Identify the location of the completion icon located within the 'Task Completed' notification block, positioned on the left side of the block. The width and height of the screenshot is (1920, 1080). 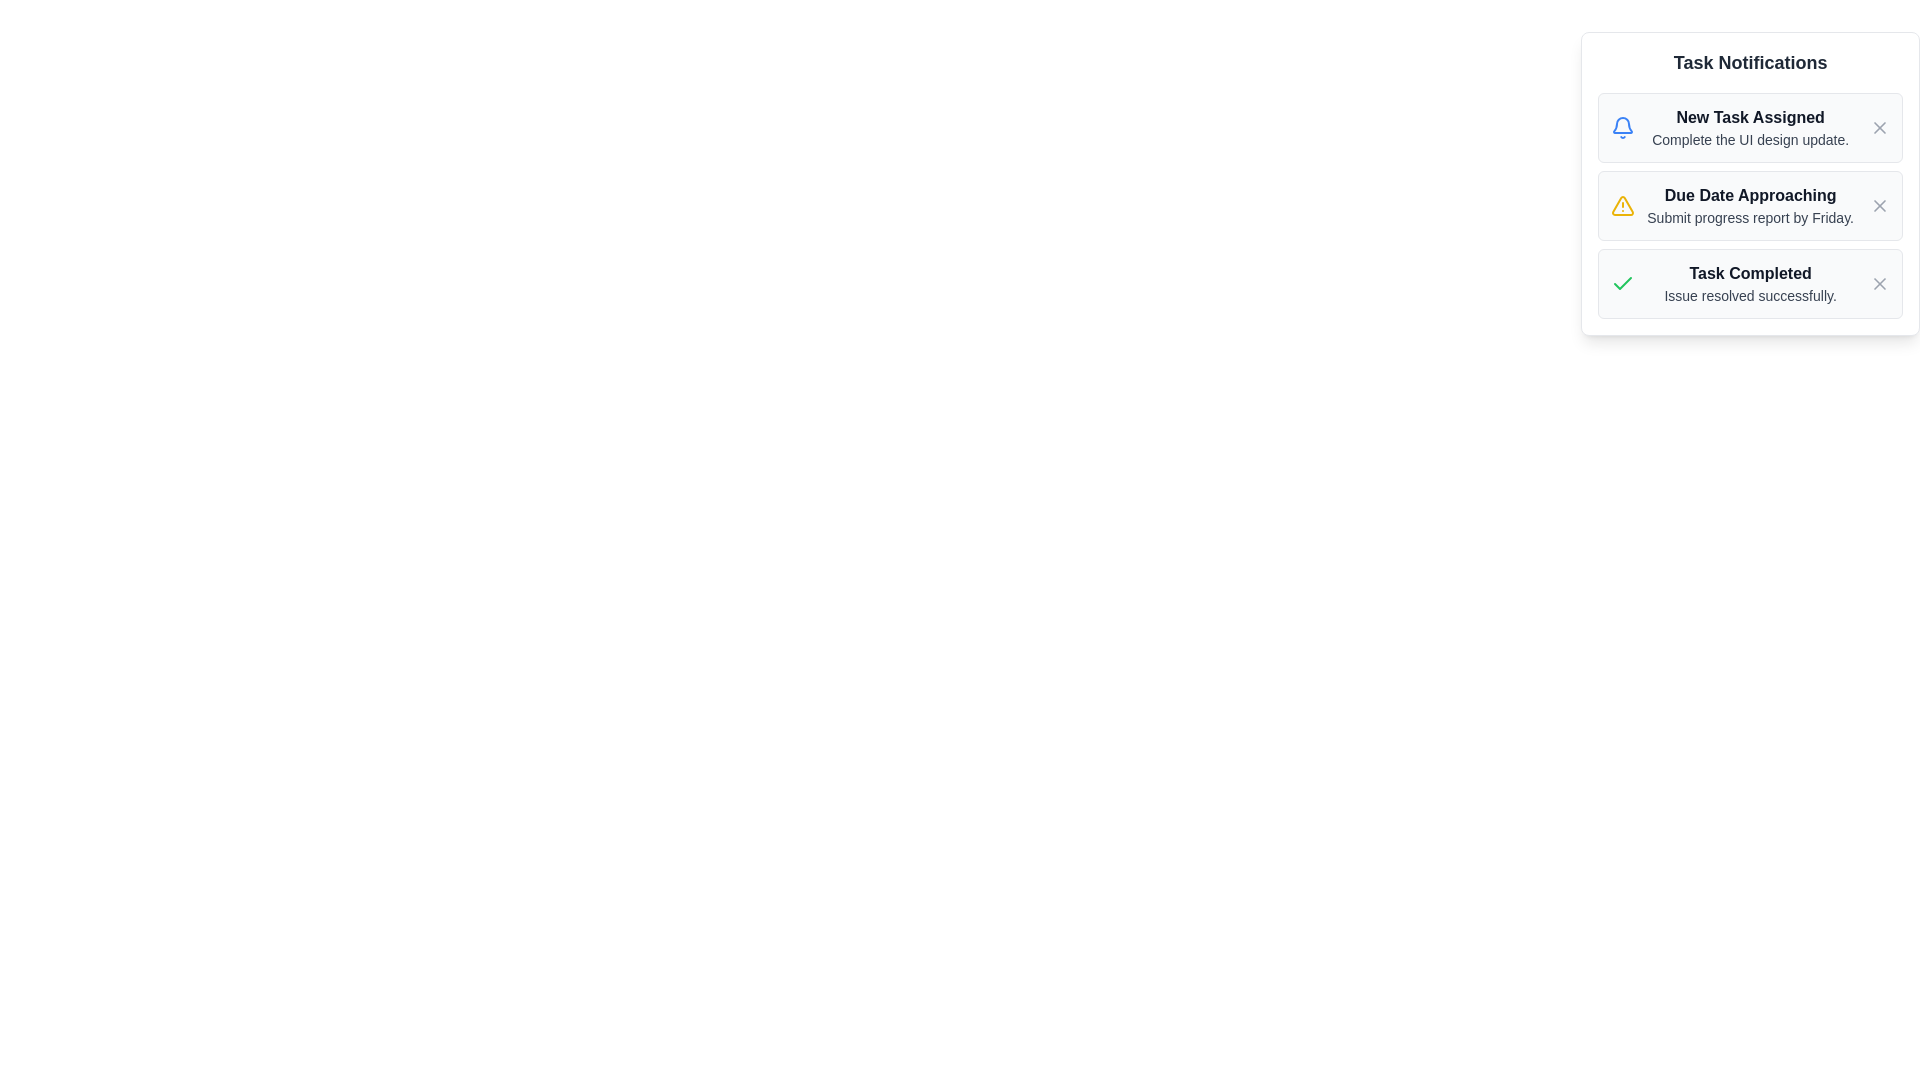
(1623, 284).